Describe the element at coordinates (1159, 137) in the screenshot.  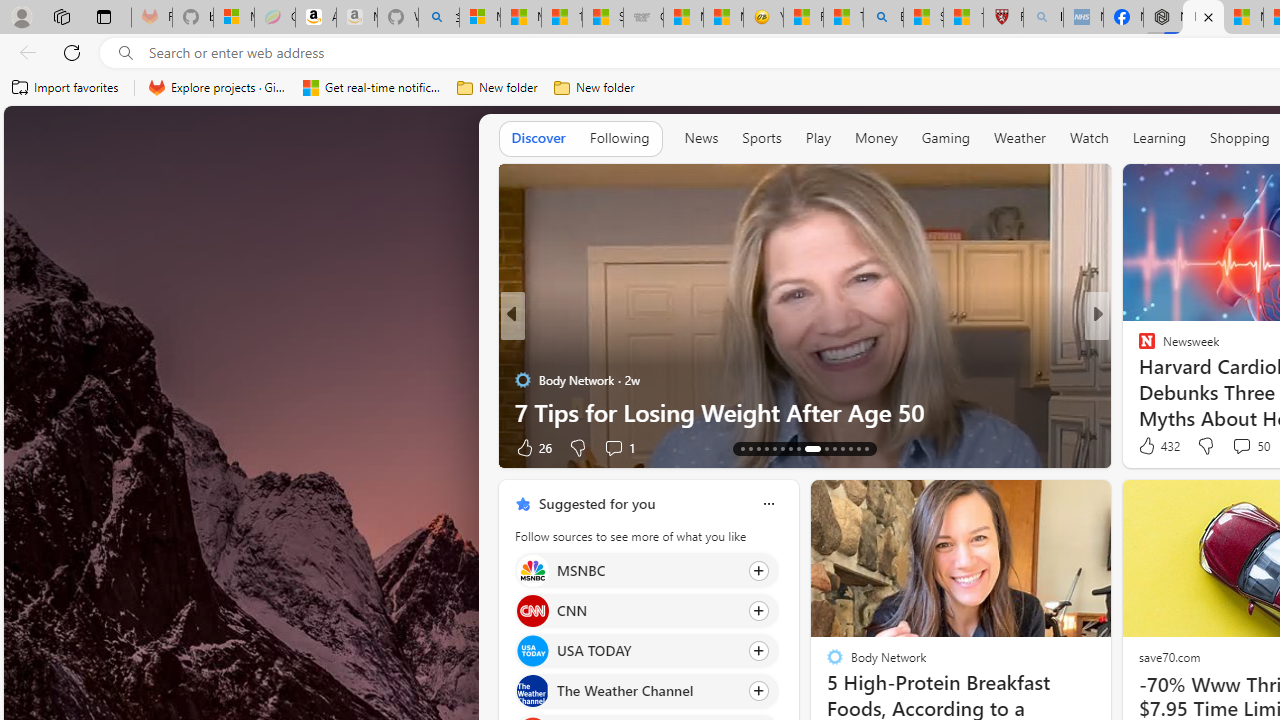
I see `'Learning'` at that location.